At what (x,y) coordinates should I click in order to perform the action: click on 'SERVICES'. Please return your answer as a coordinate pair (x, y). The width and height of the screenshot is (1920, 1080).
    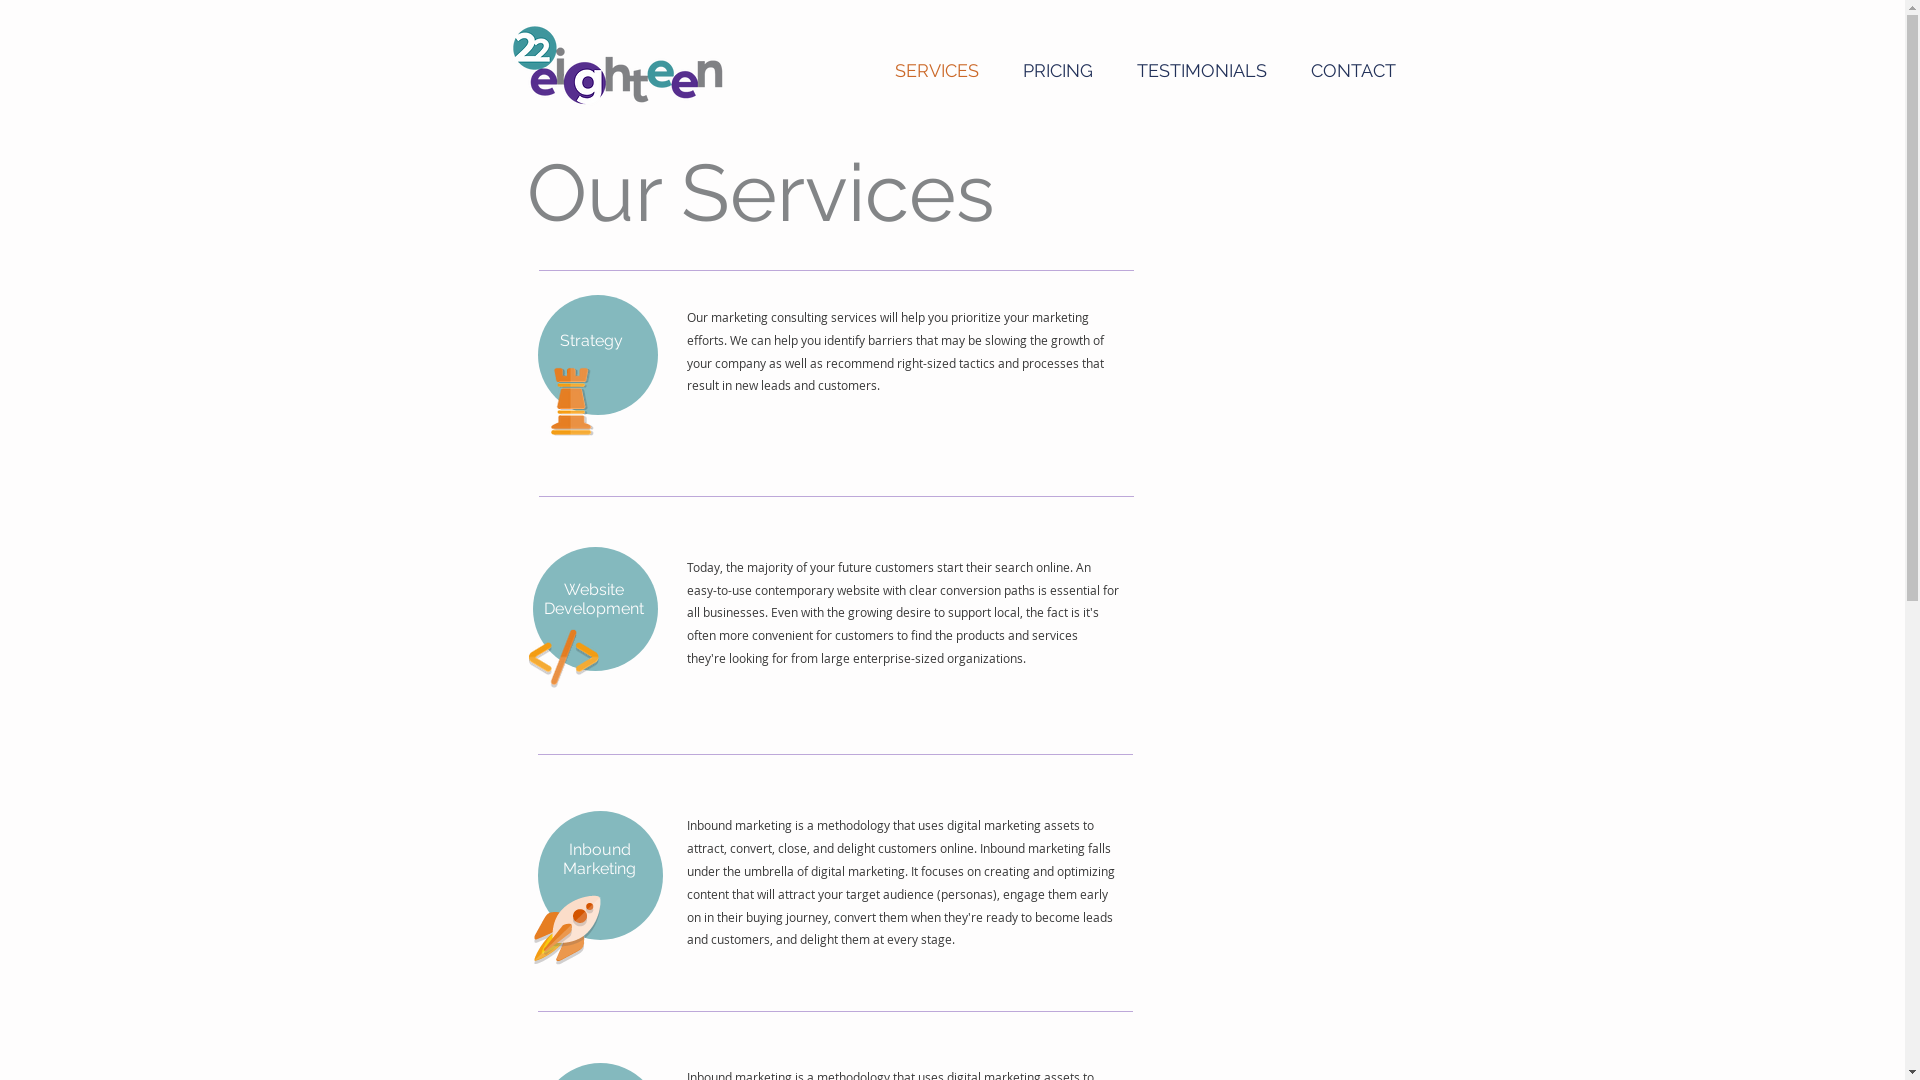
    Looking at the image, I should click on (872, 69).